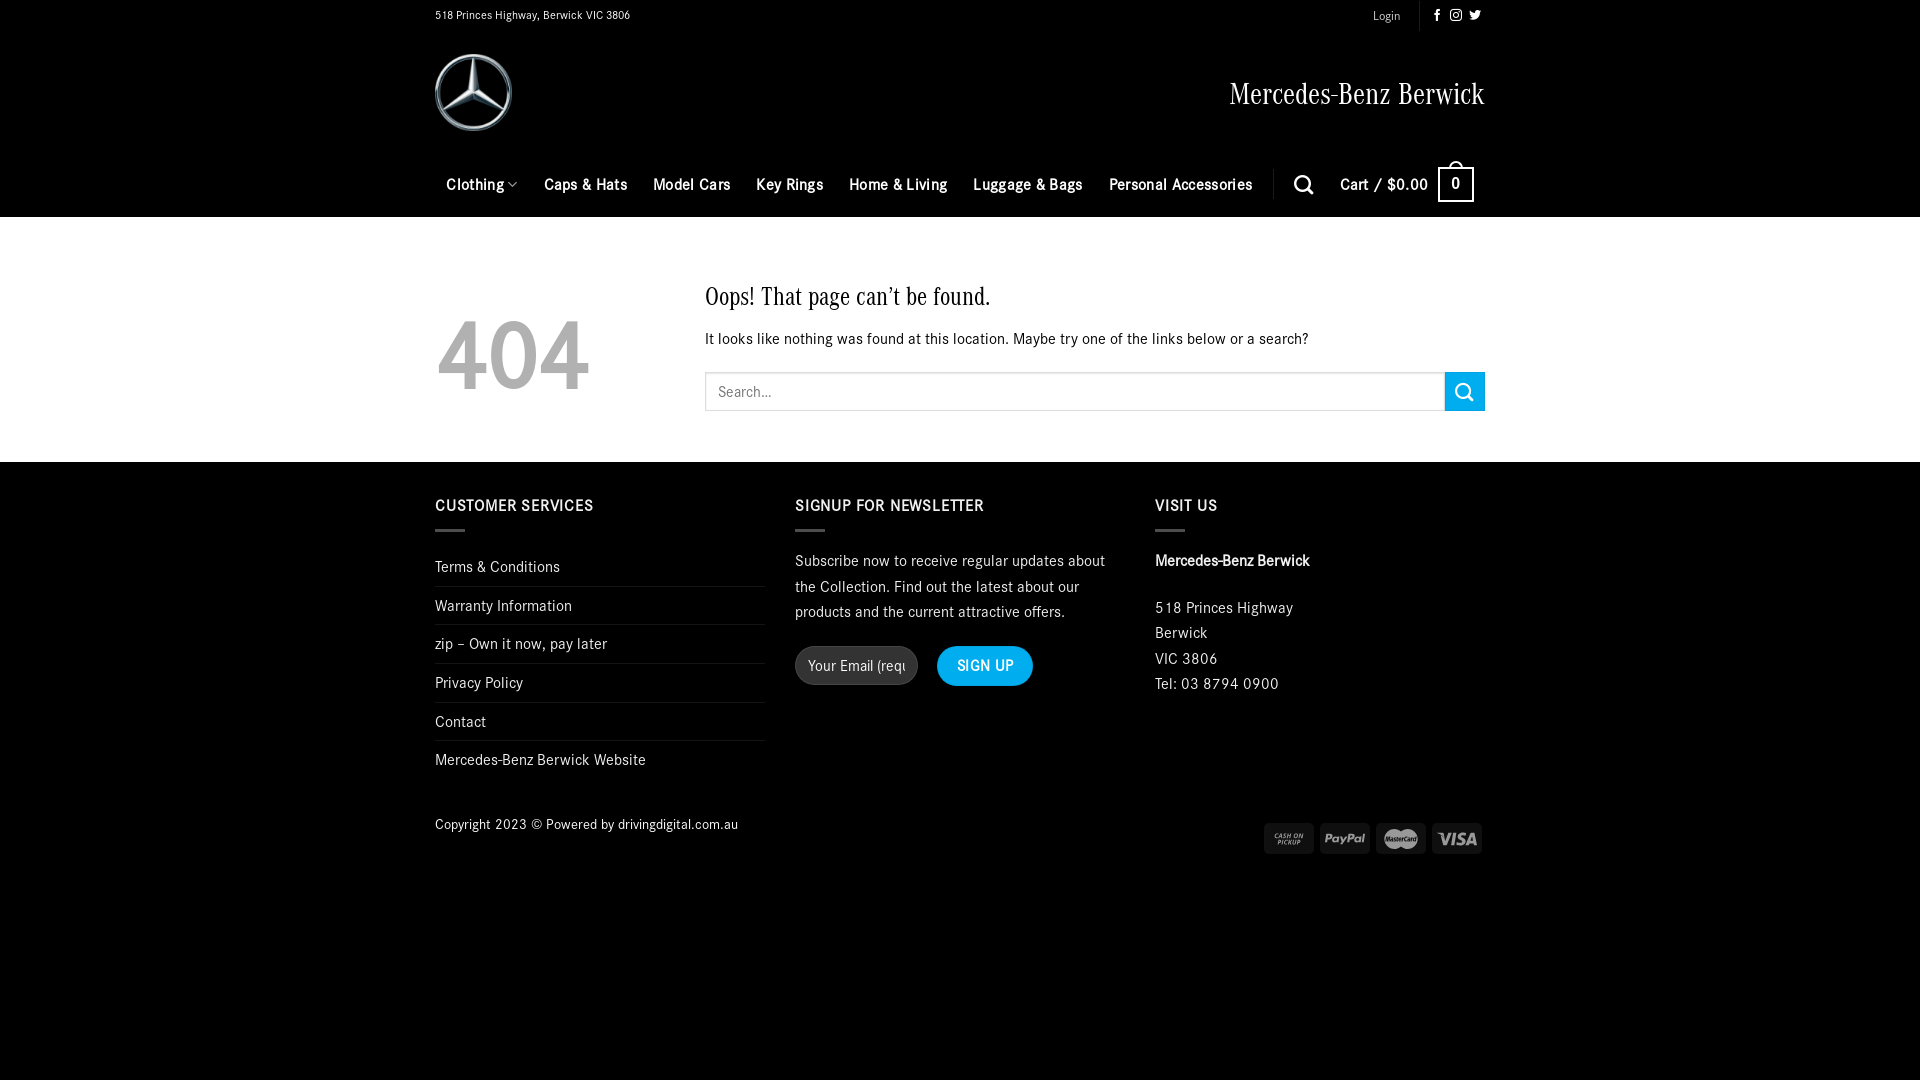 The width and height of the screenshot is (1920, 1080). I want to click on 'Privacy Policy', so click(478, 681).